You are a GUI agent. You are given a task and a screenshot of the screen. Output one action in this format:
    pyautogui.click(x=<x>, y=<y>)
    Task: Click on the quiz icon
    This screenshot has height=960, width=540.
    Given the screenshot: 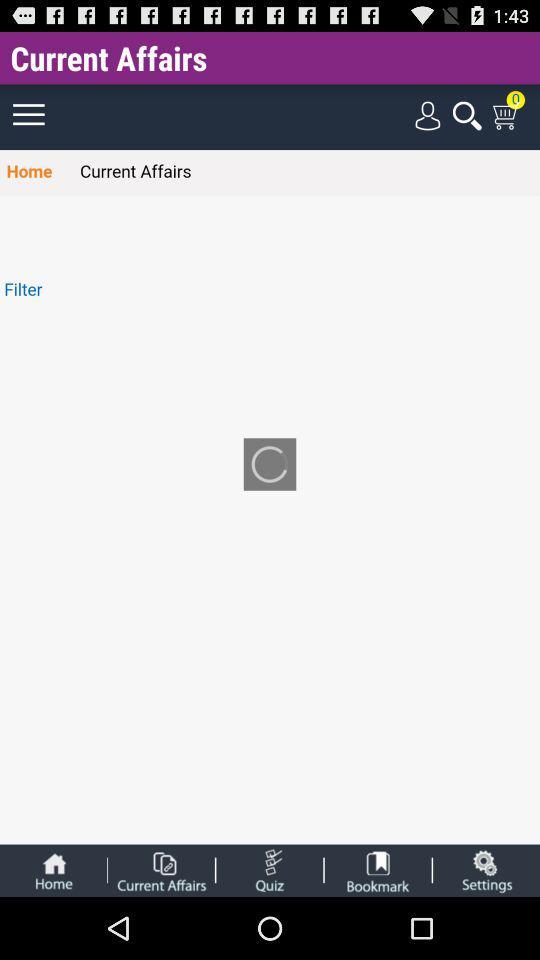 What is the action you would take?
    pyautogui.click(x=269, y=869)
    